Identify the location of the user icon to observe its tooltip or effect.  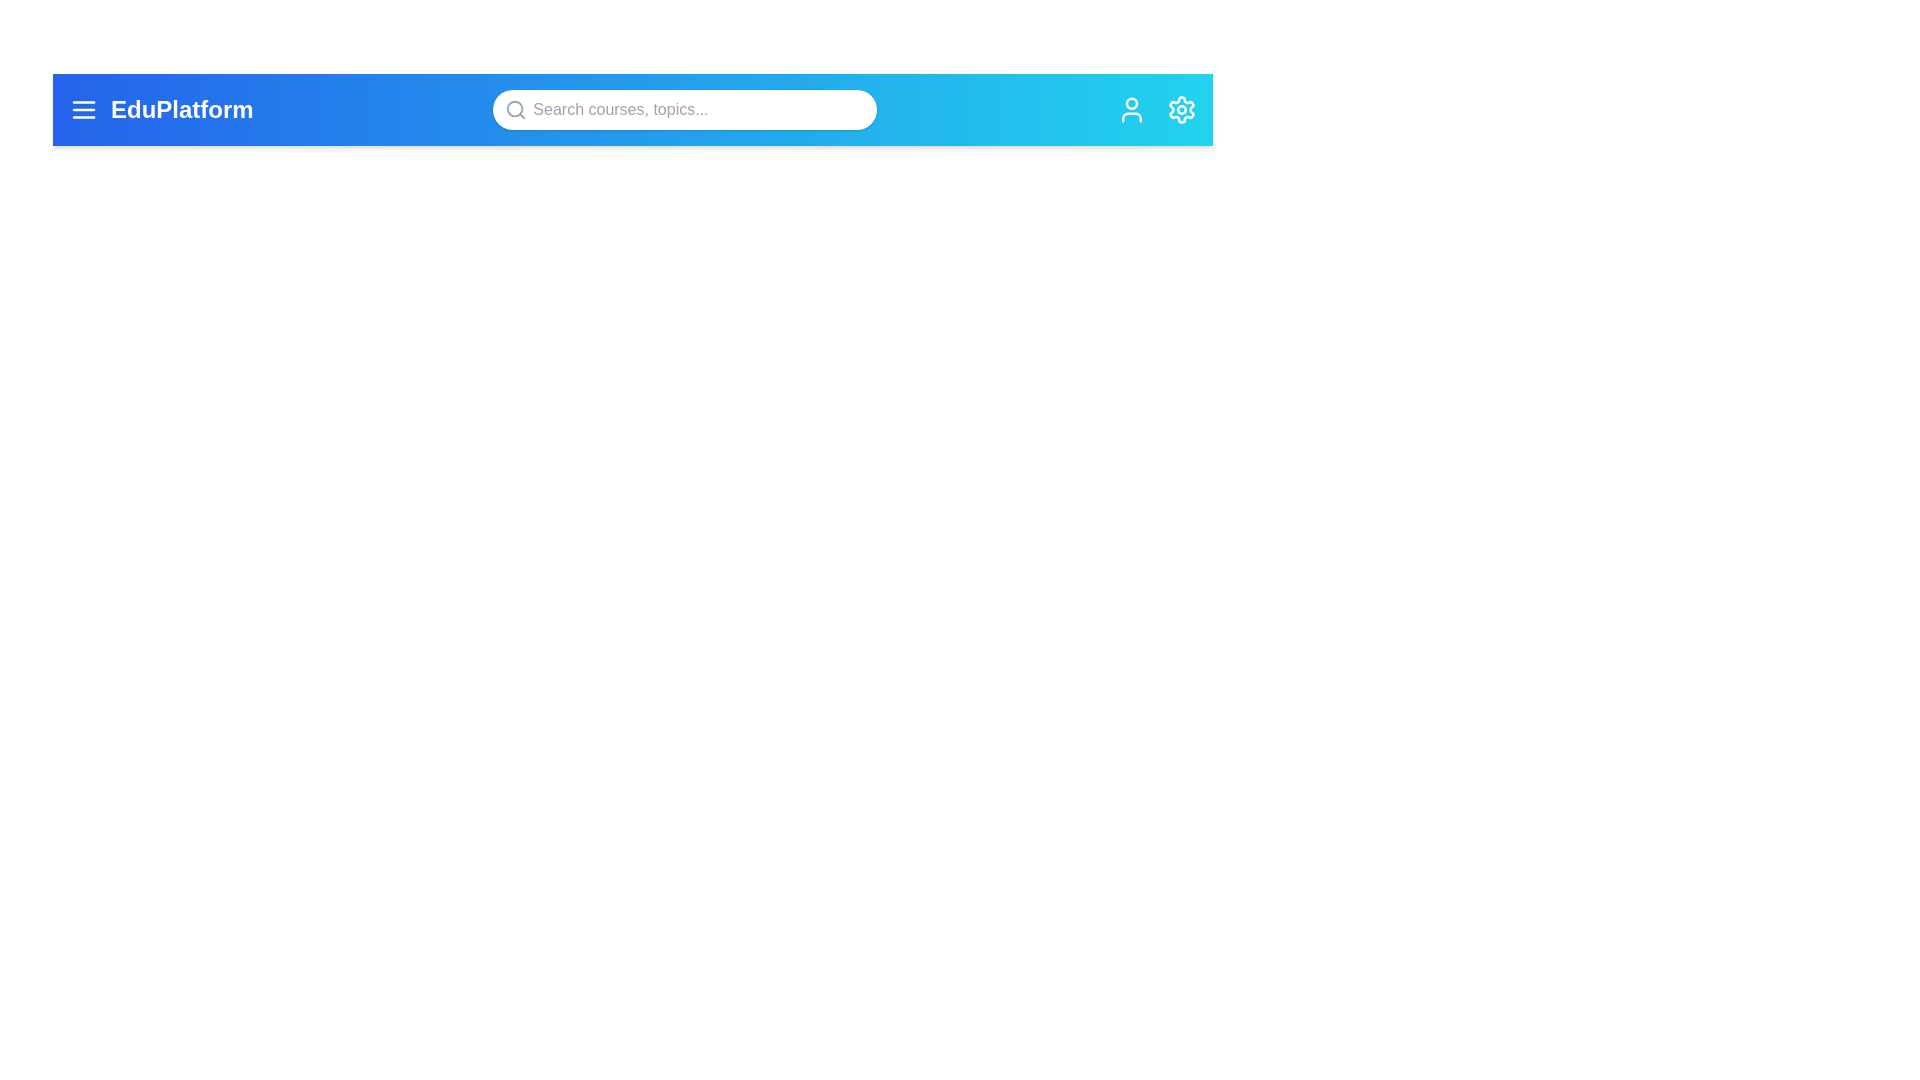
(1132, 110).